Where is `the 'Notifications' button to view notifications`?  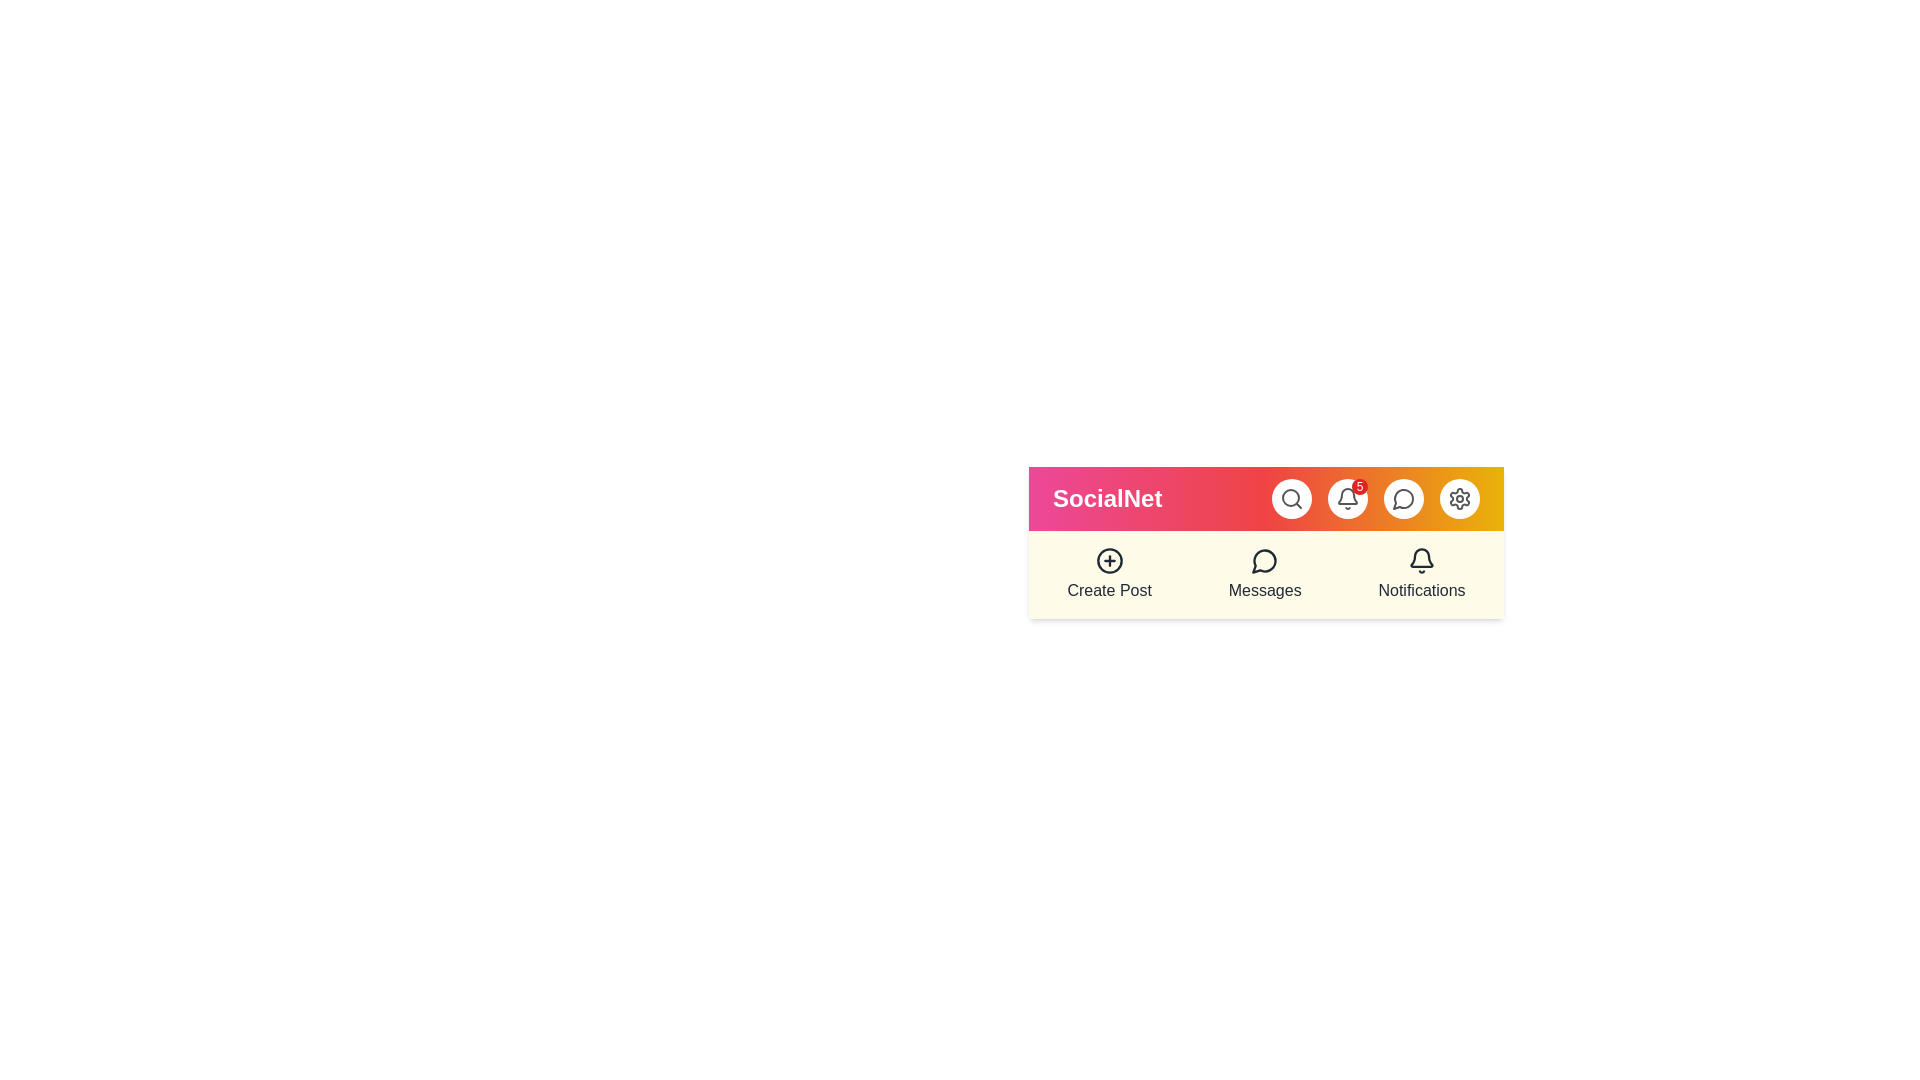 the 'Notifications' button to view notifications is located at coordinates (1420, 574).